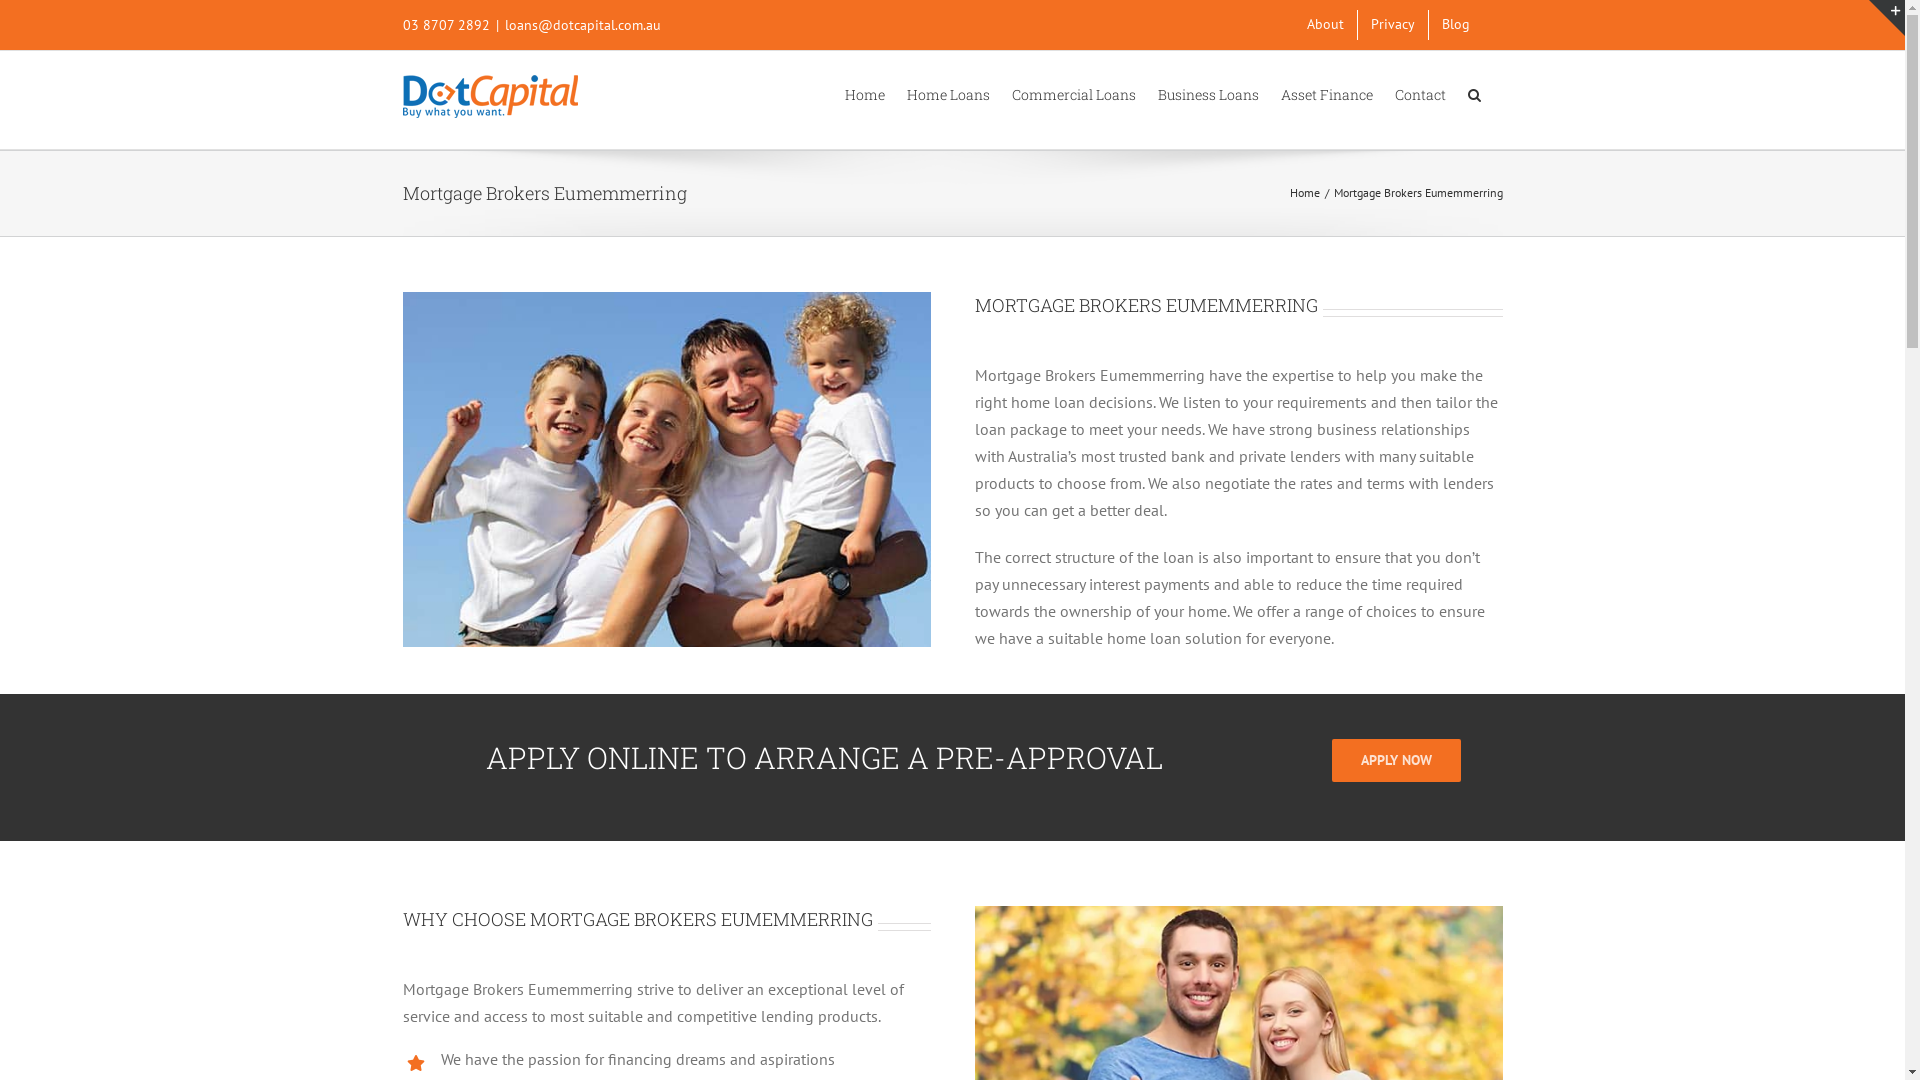 Image resolution: width=1920 pixels, height=1080 pixels. I want to click on 'About', so click(1325, 24).